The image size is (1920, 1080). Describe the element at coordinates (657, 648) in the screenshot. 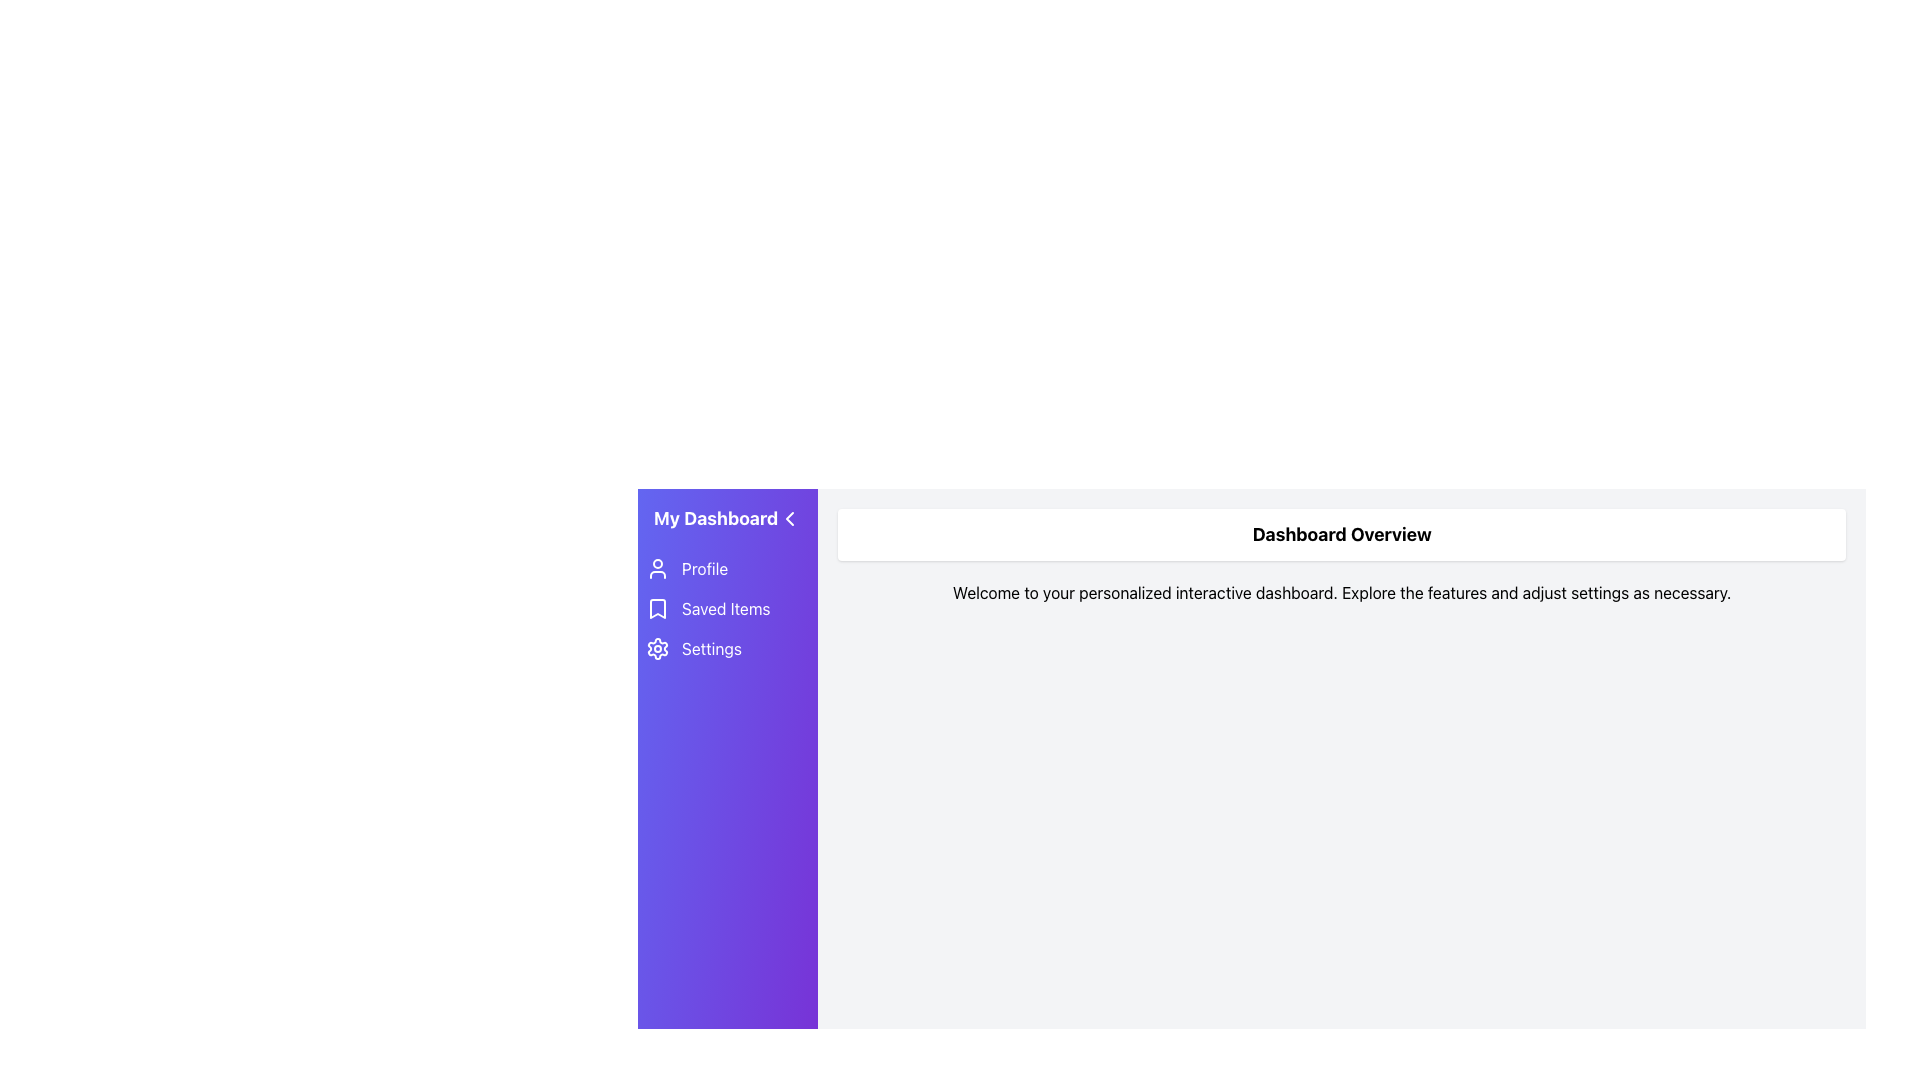

I see `the circular gear icon located at the bottom section of the navigation sidebar, under 'Saved Items', labeled 'Settings'` at that location.